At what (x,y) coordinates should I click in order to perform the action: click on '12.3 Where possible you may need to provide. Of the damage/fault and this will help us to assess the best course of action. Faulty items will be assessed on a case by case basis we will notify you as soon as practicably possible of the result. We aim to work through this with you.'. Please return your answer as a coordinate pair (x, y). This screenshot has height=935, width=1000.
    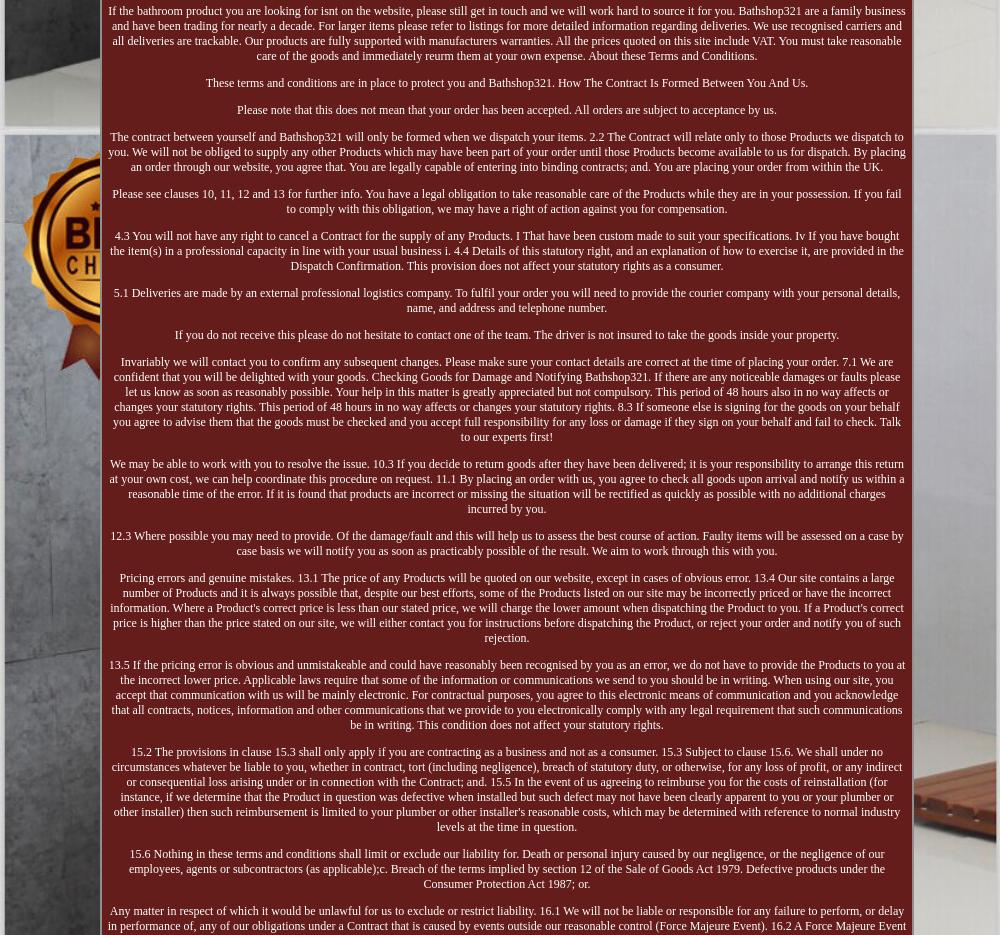
    Looking at the image, I should click on (506, 541).